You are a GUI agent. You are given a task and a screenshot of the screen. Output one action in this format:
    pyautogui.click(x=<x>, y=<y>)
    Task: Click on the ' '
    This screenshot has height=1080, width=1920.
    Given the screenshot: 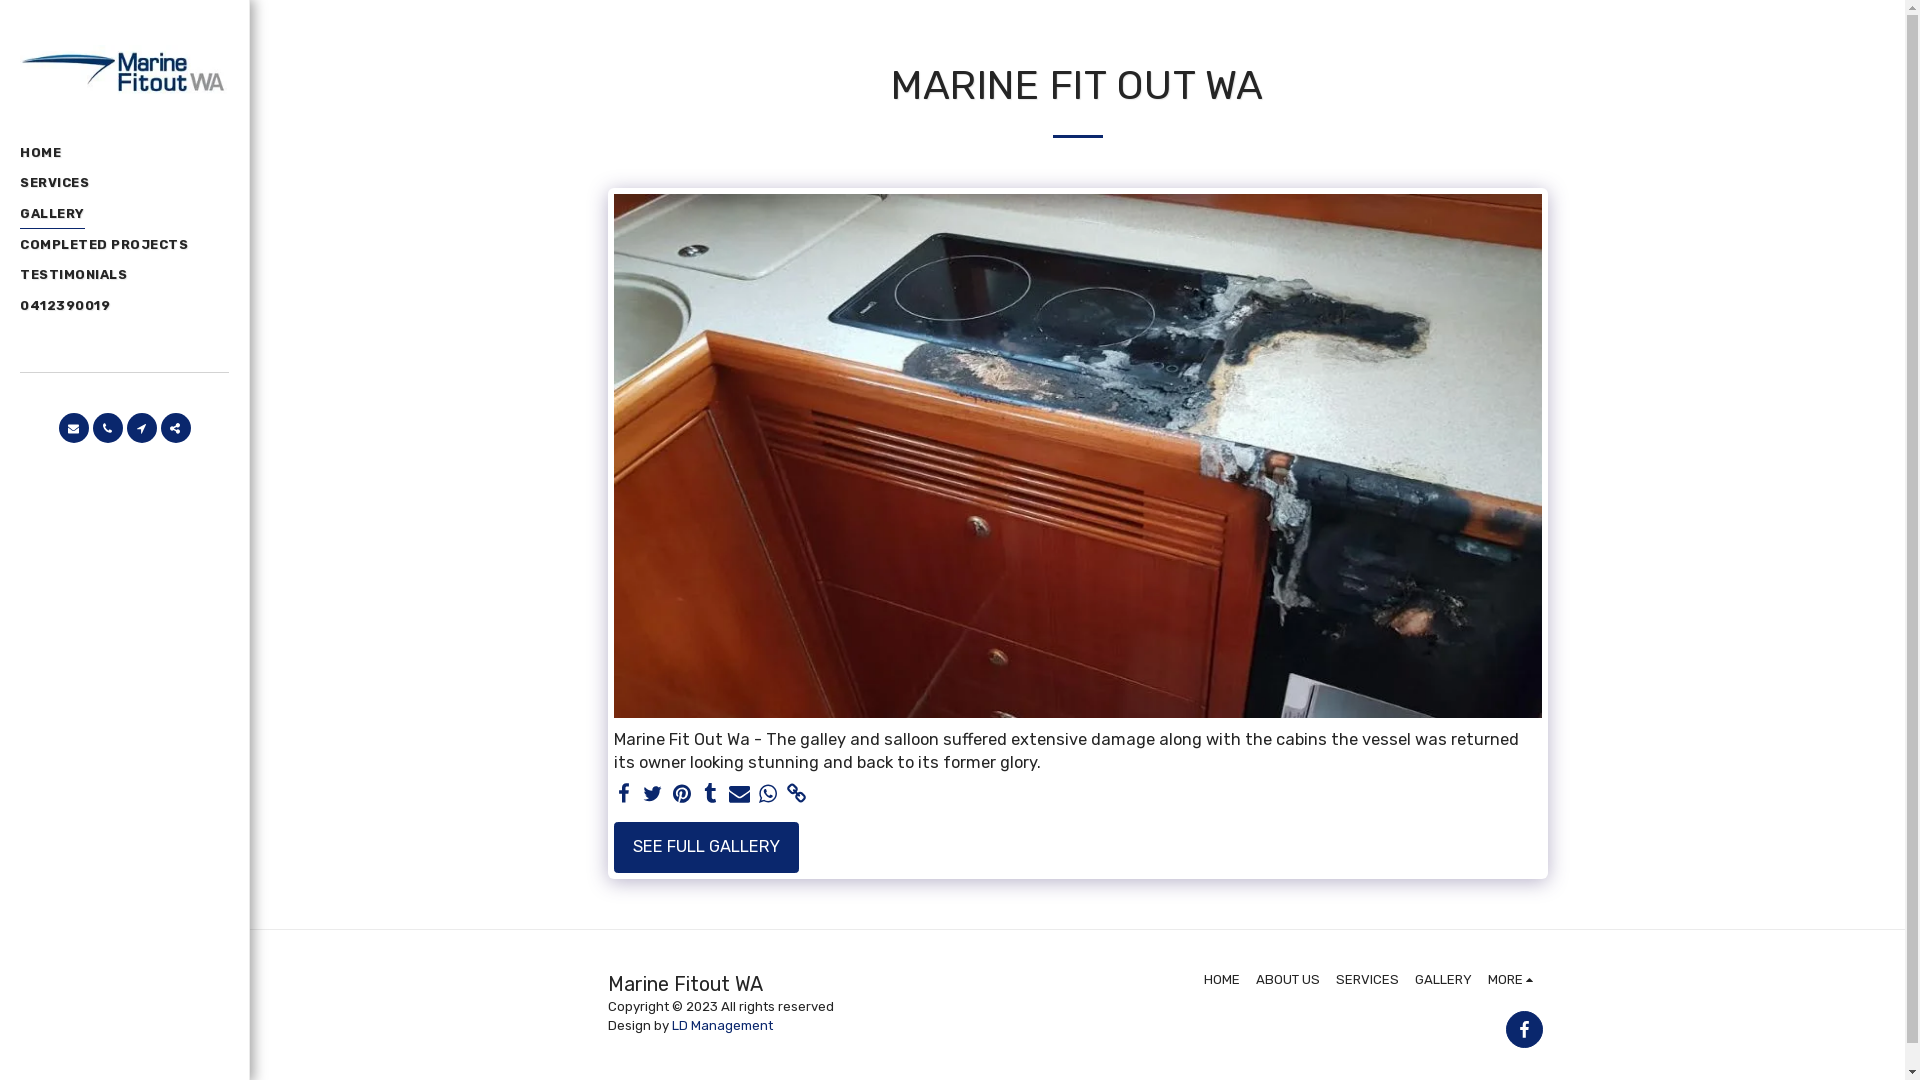 What is the action you would take?
    pyautogui.click(x=1523, y=1029)
    